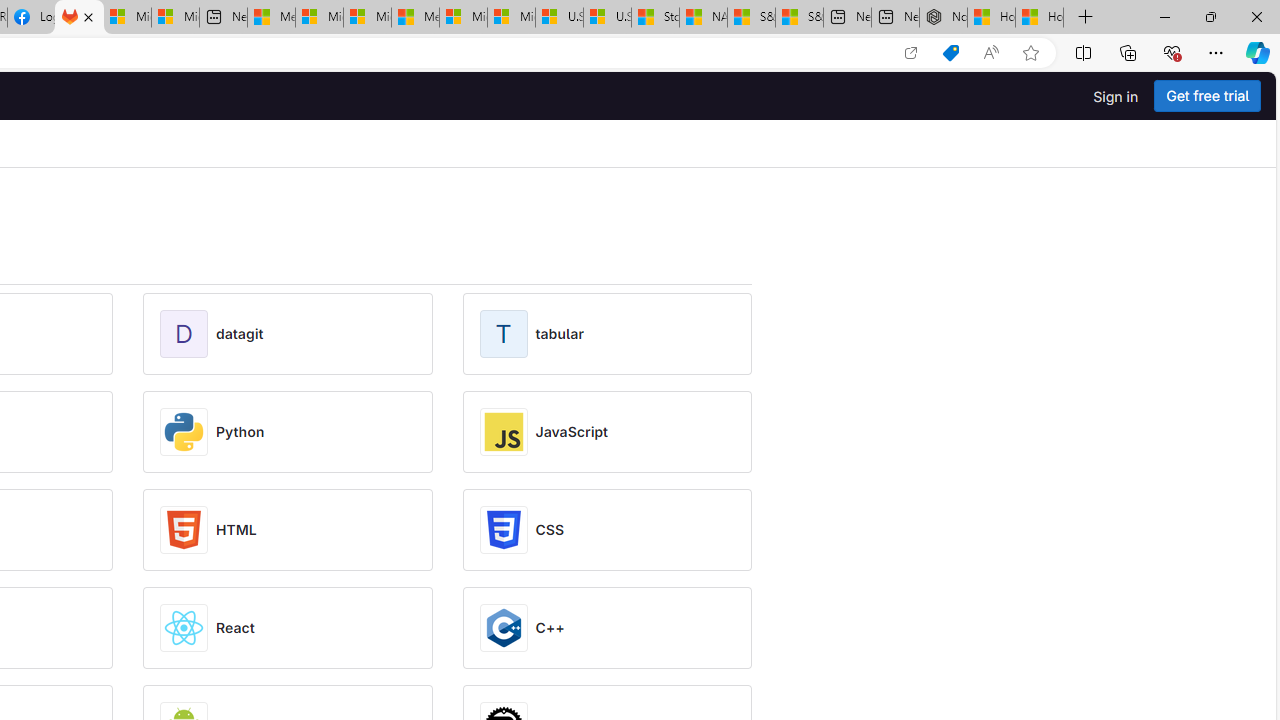 The image size is (1280, 720). Describe the element at coordinates (367, 17) in the screenshot. I see `'Microsoft account | Home'` at that location.